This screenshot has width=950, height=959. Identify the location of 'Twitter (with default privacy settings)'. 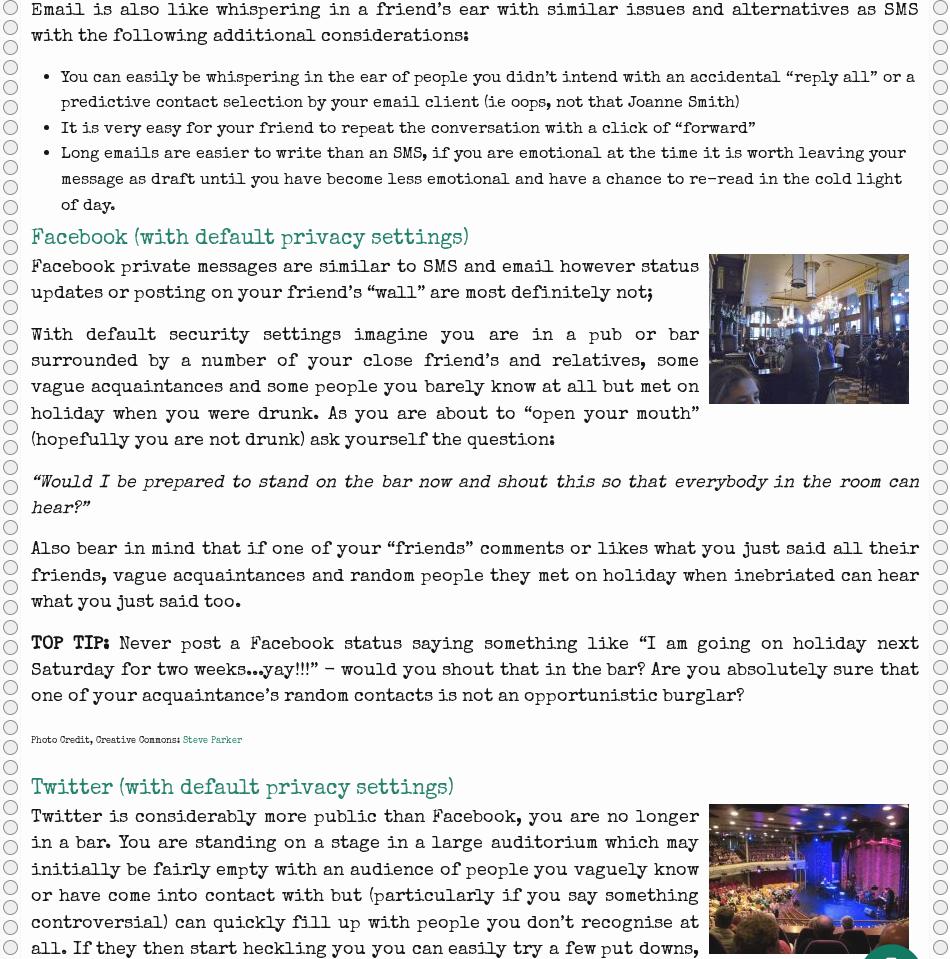
(241, 787).